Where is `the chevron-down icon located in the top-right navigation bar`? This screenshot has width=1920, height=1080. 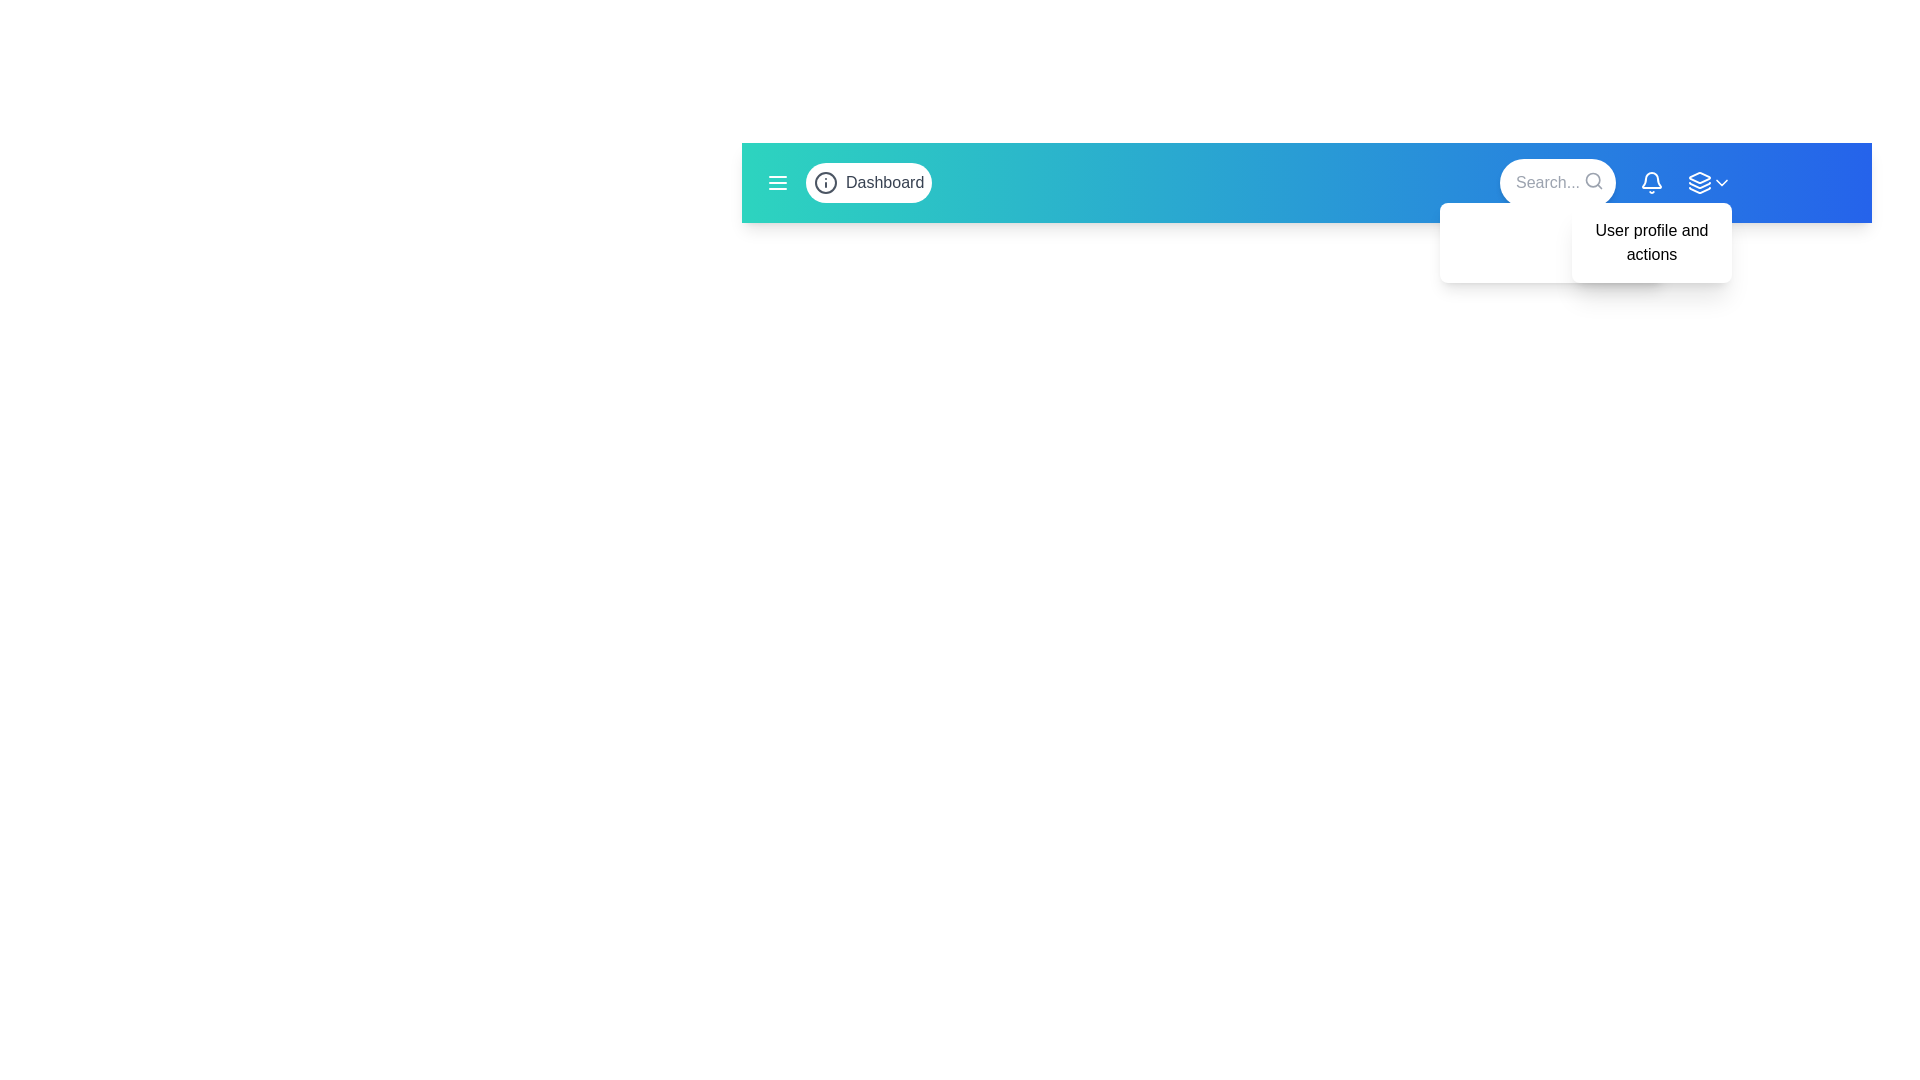
the chevron-down icon located in the top-right navigation bar is located at coordinates (1721, 182).